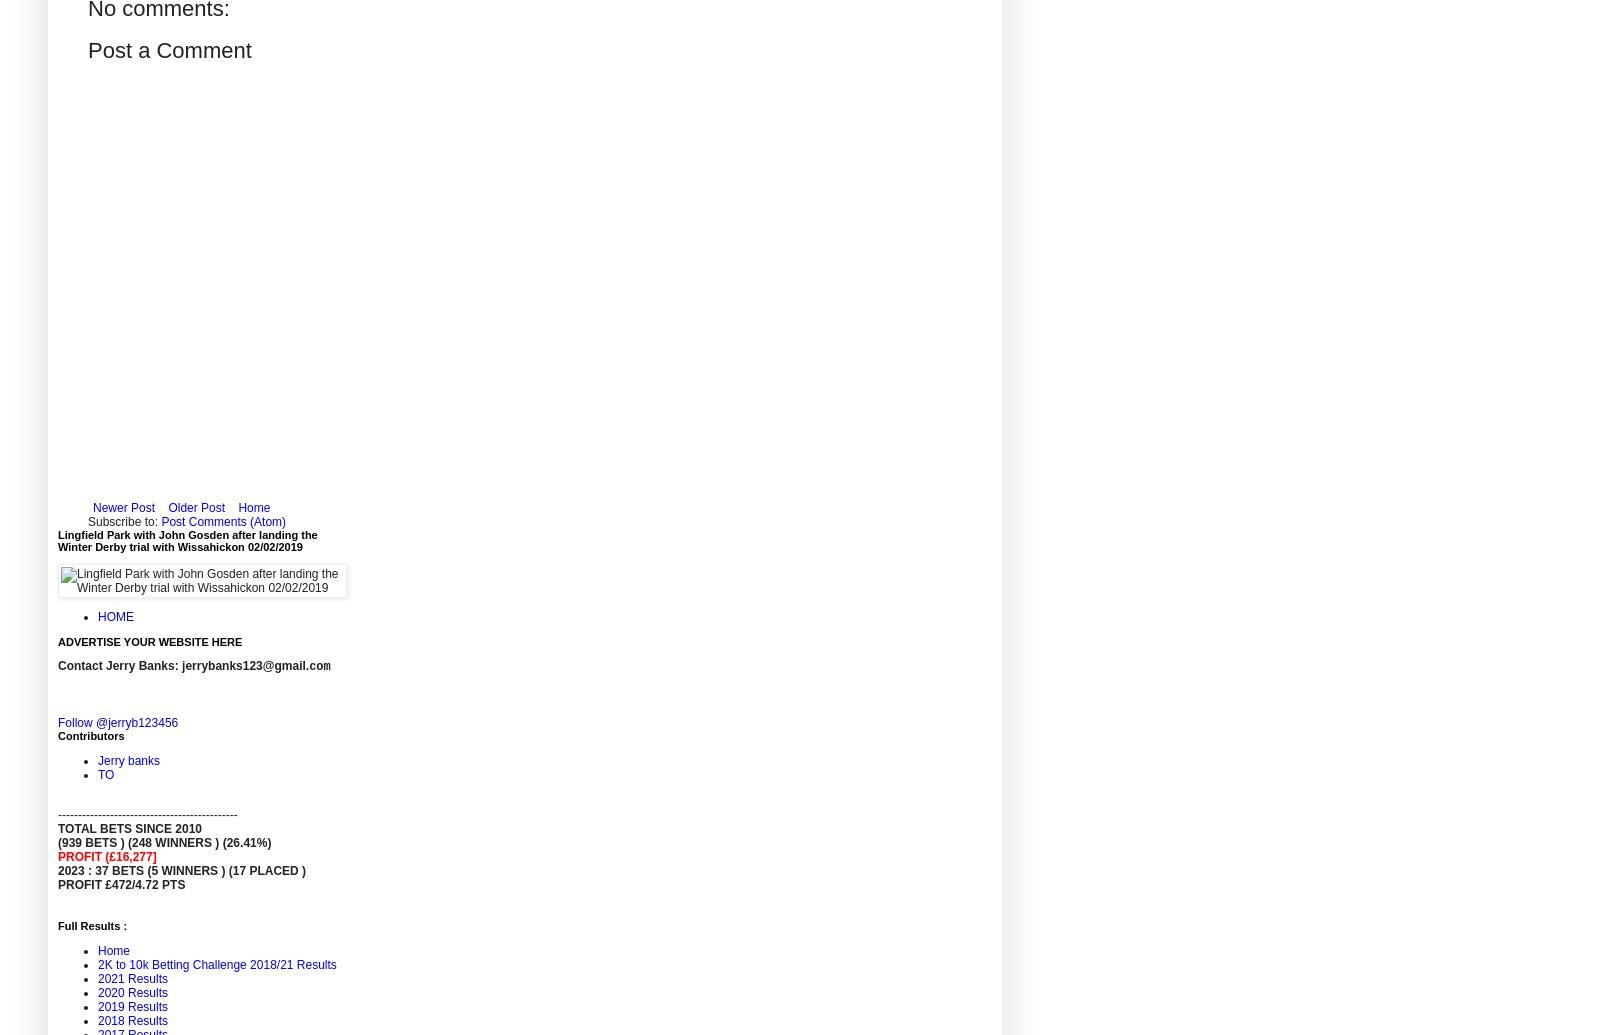 The width and height of the screenshot is (1598, 1035). I want to click on 'Post a Comment', so click(87, 50).